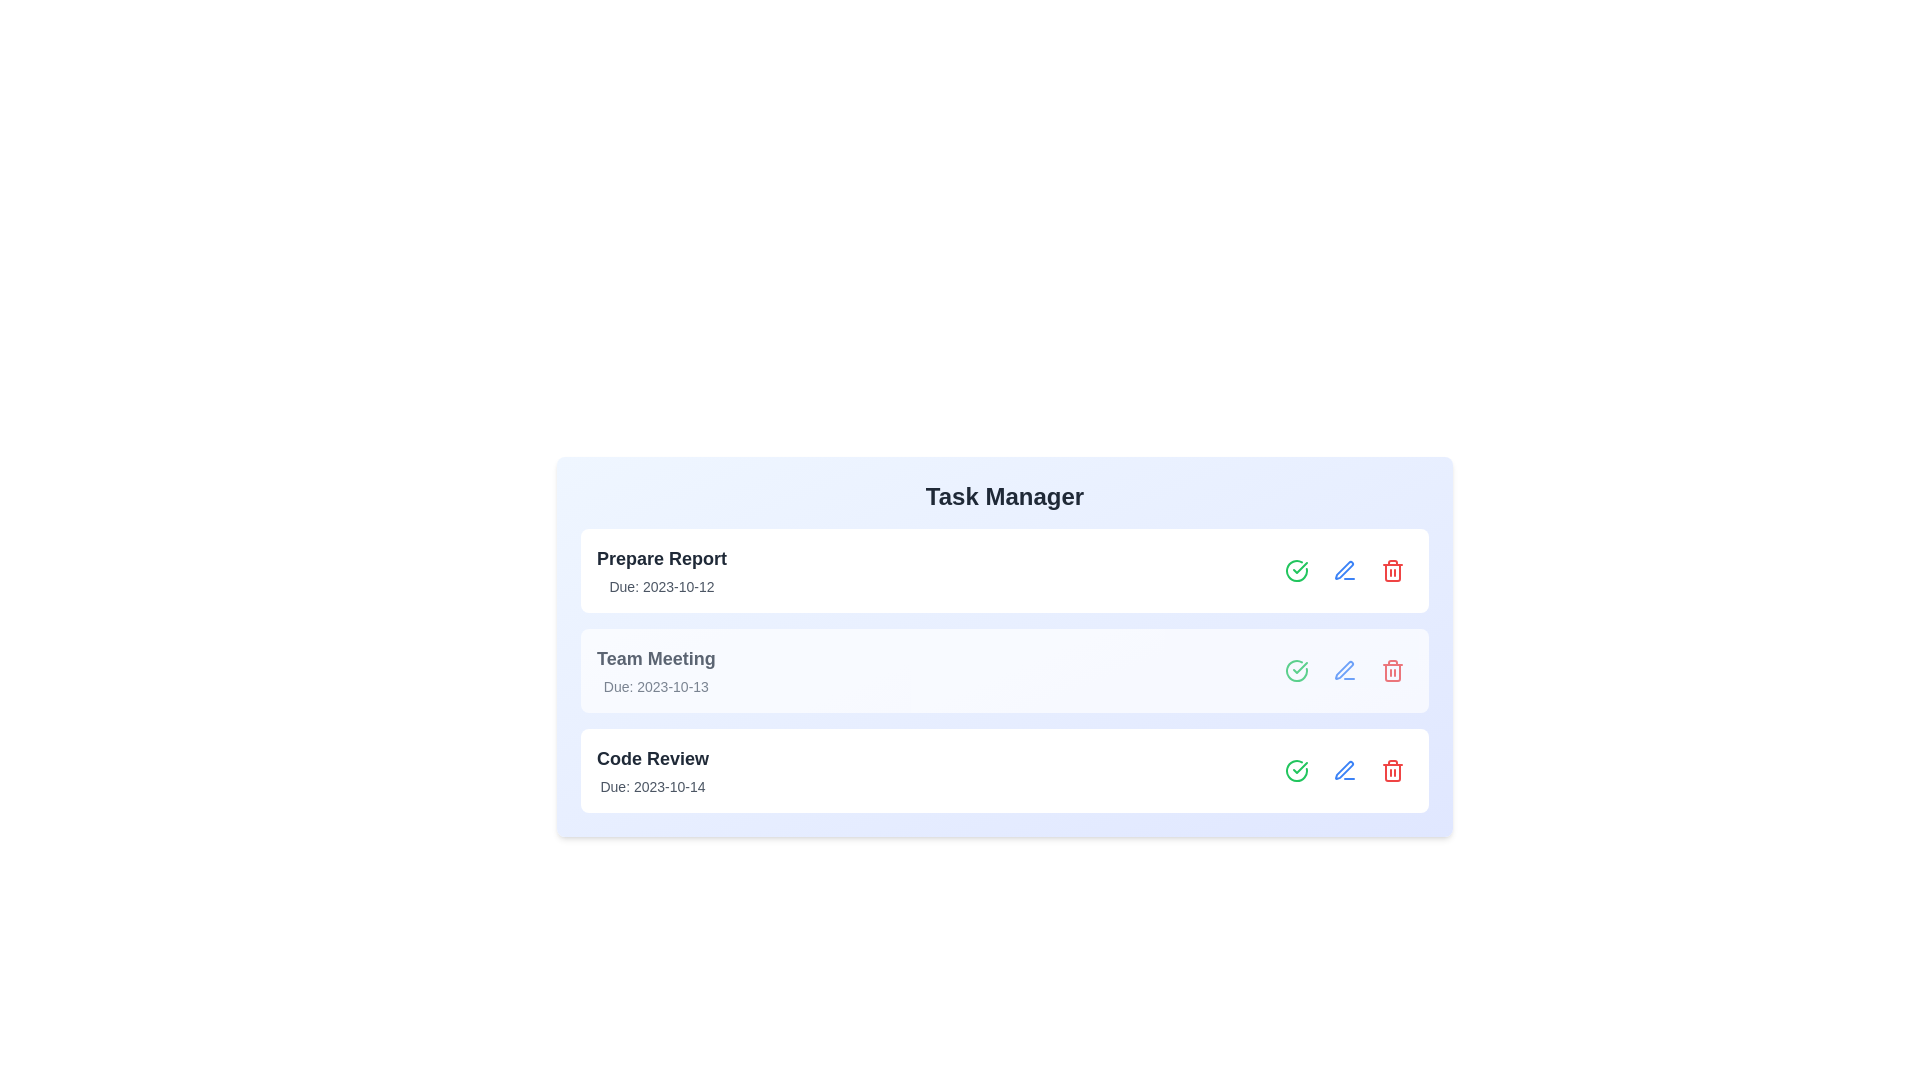 This screenshot has height=1080, width=1920. What do you see at coordinates (1004, 770) in the screenshot?
I see `the task Code Review to inspect its hover effect` at bounding box center [1004, 770].